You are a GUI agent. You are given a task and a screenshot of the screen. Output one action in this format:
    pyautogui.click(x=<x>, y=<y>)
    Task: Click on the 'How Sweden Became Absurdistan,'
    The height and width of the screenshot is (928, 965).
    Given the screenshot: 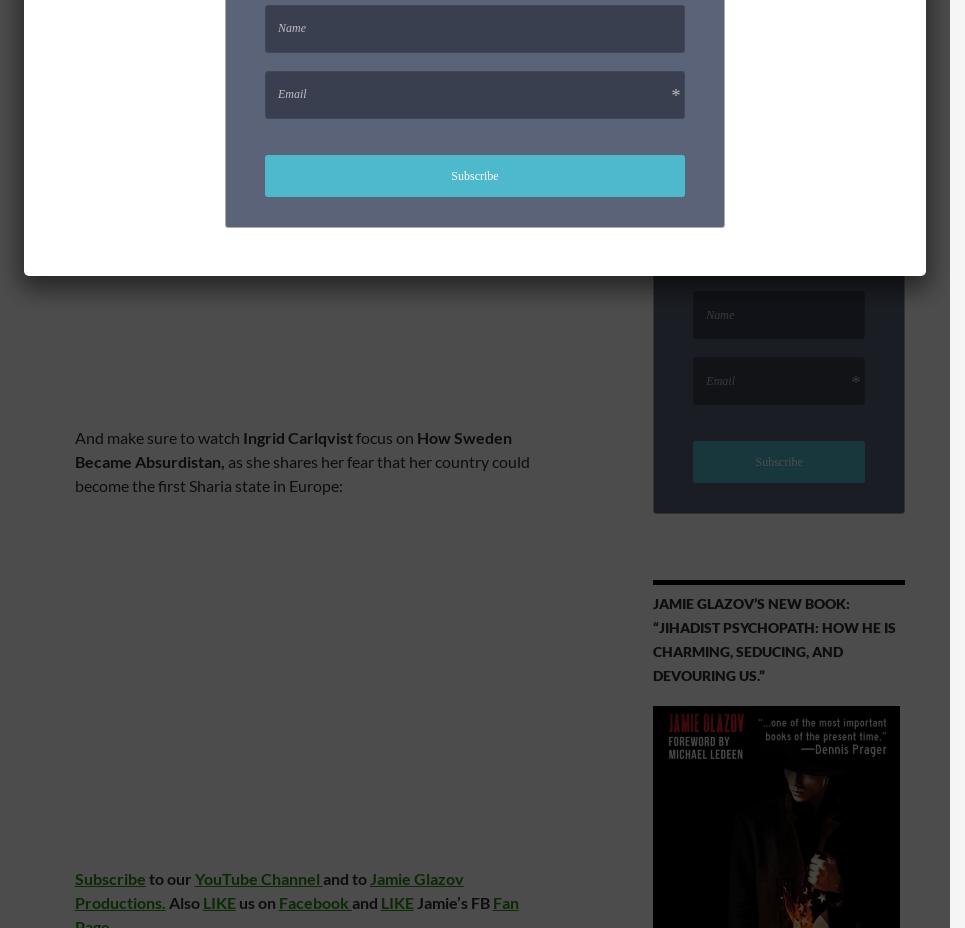 What is the action you would take?
    pyautogui.click(x=292, y=449)
    